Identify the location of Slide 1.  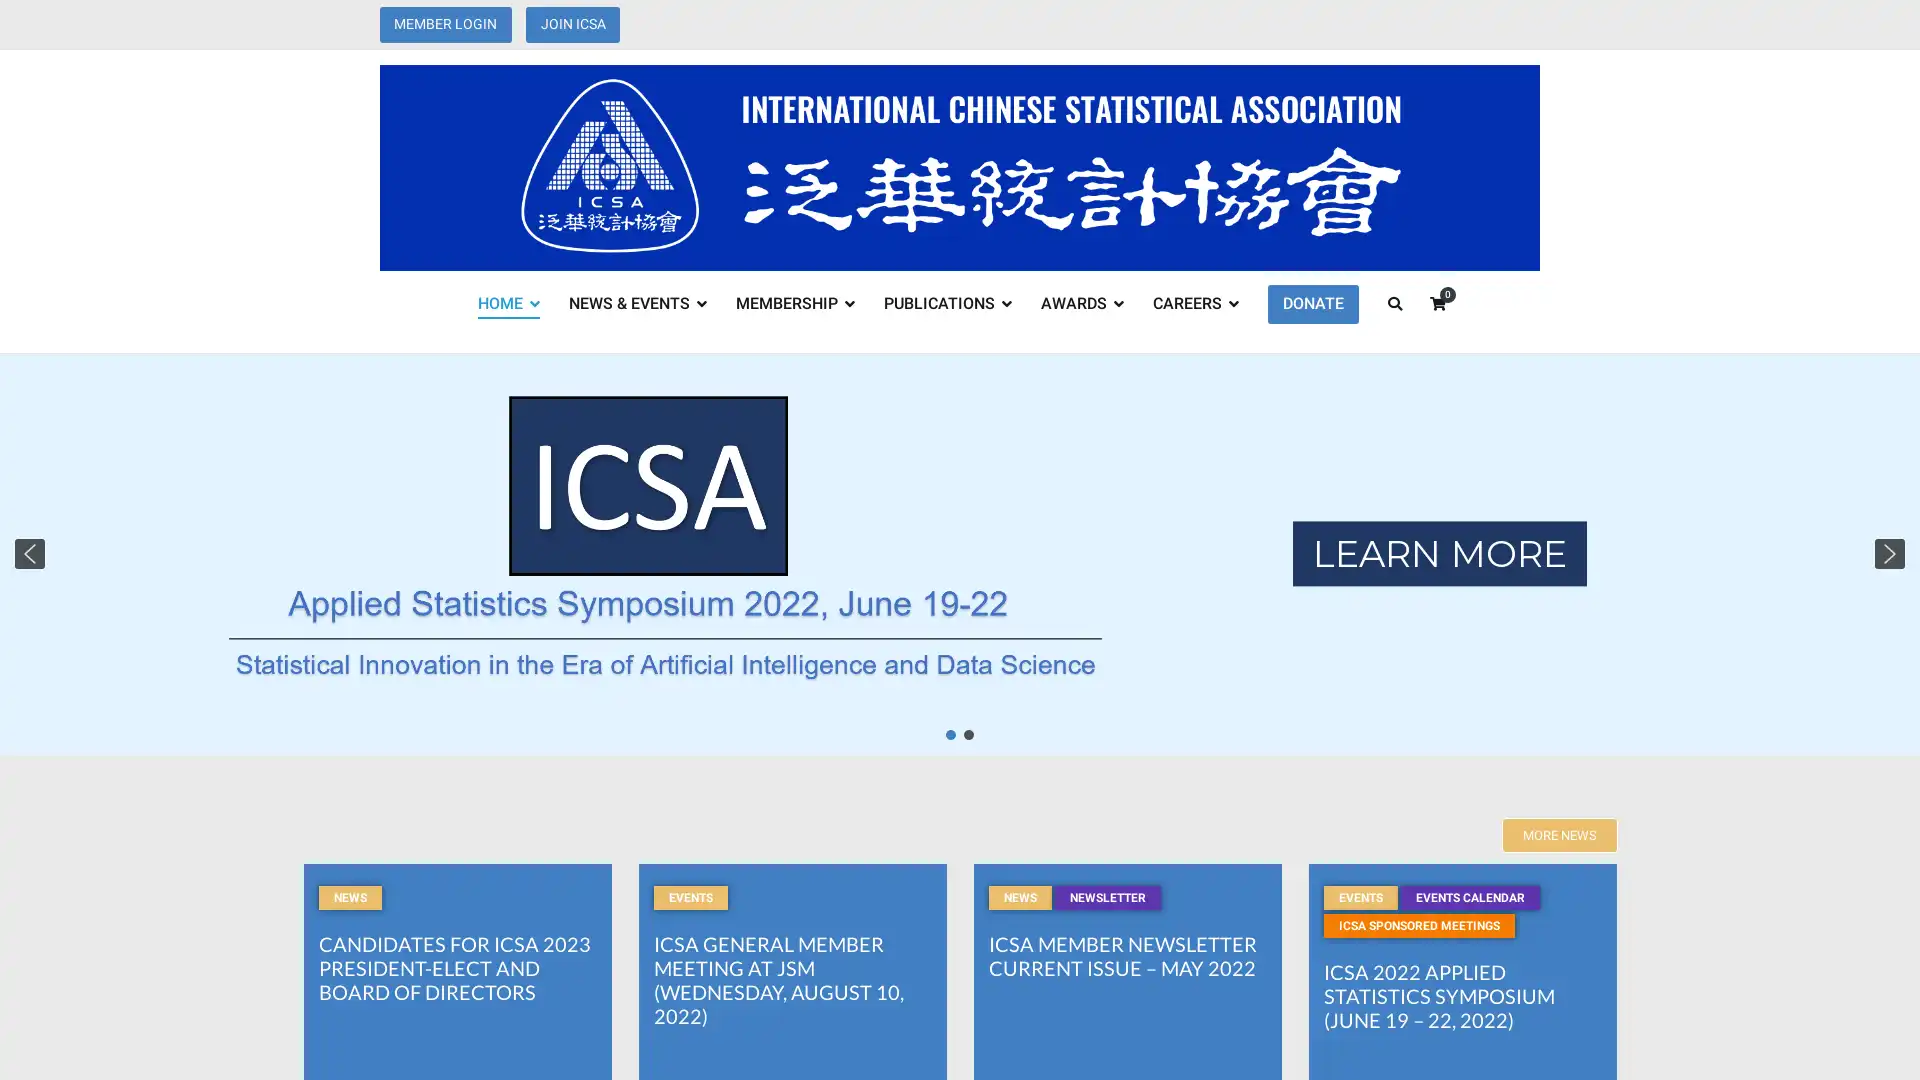
(949, 733).